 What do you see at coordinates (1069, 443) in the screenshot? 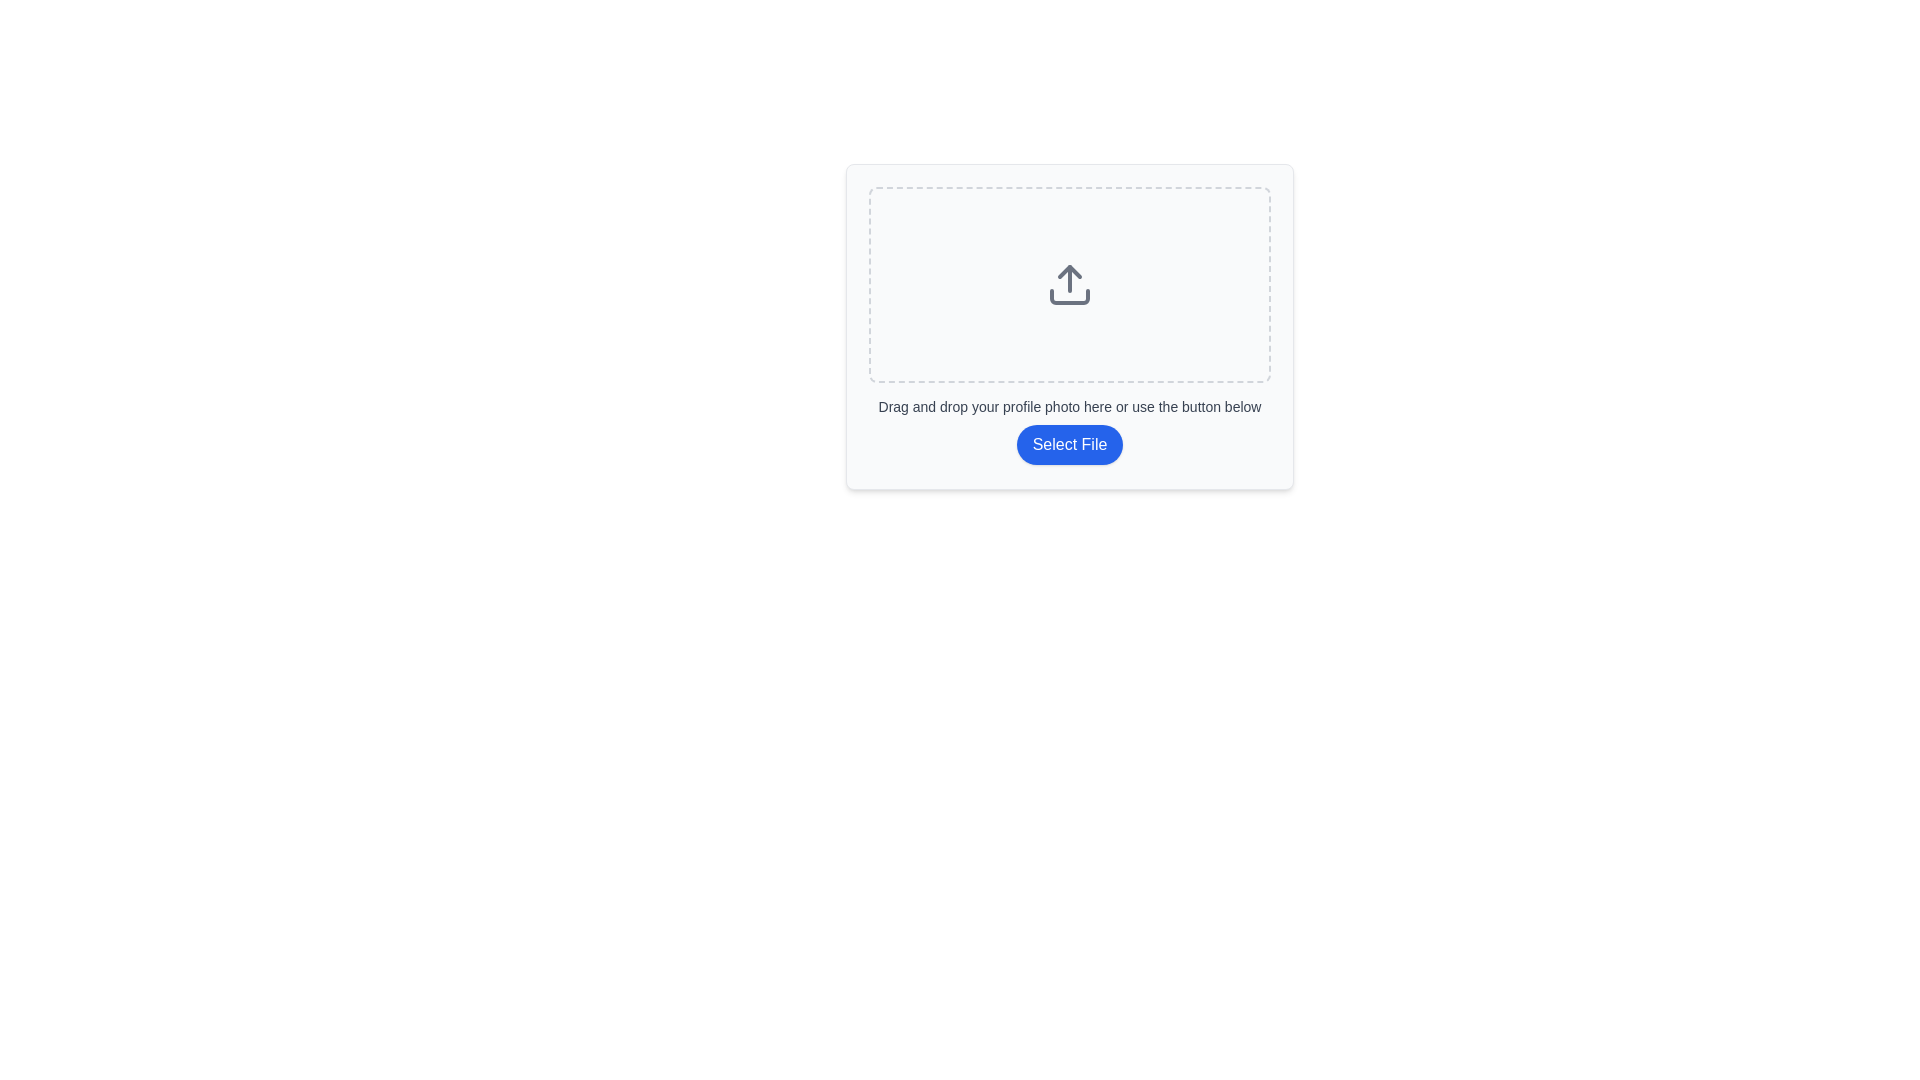
I see `the 'Select File' button` at bounding box center [1069, 443].